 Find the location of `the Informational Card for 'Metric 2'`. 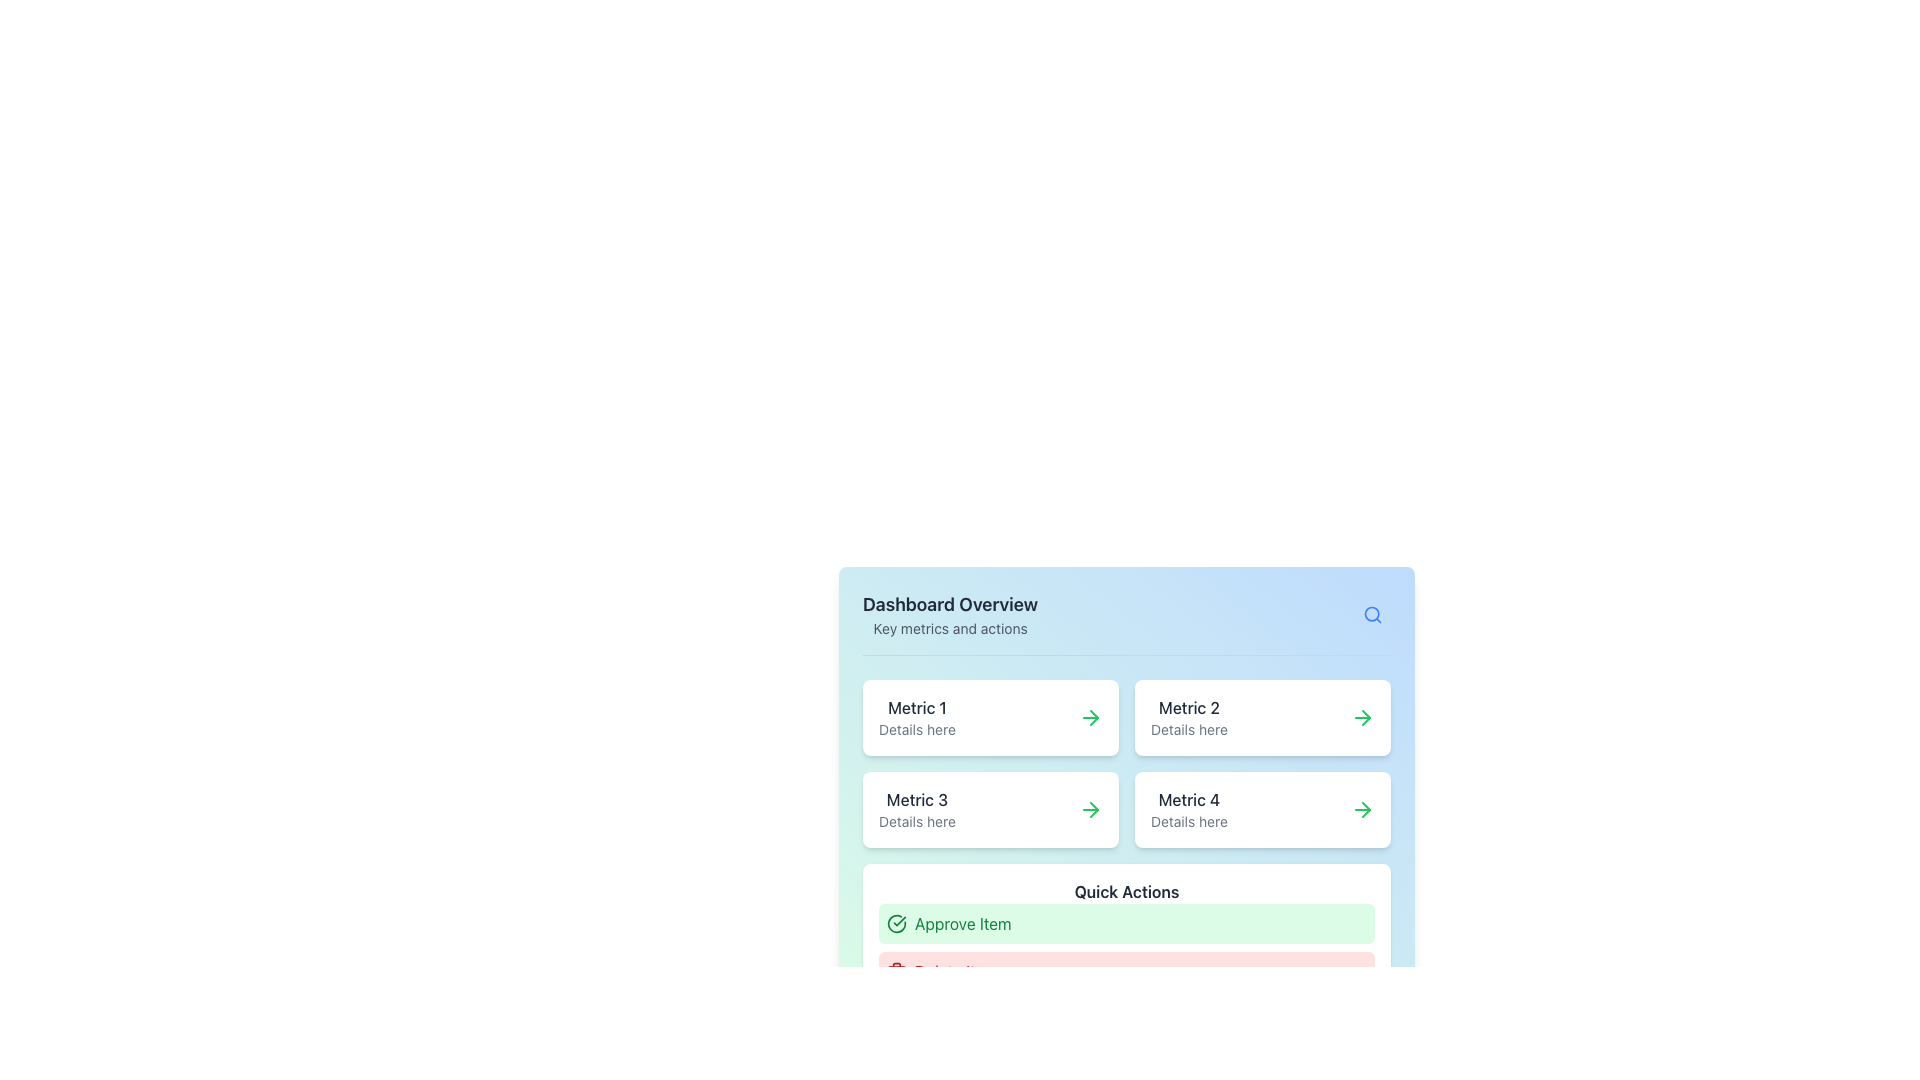

the Informational Card for 'Metric 2' is located at coordinates (1261, 716).